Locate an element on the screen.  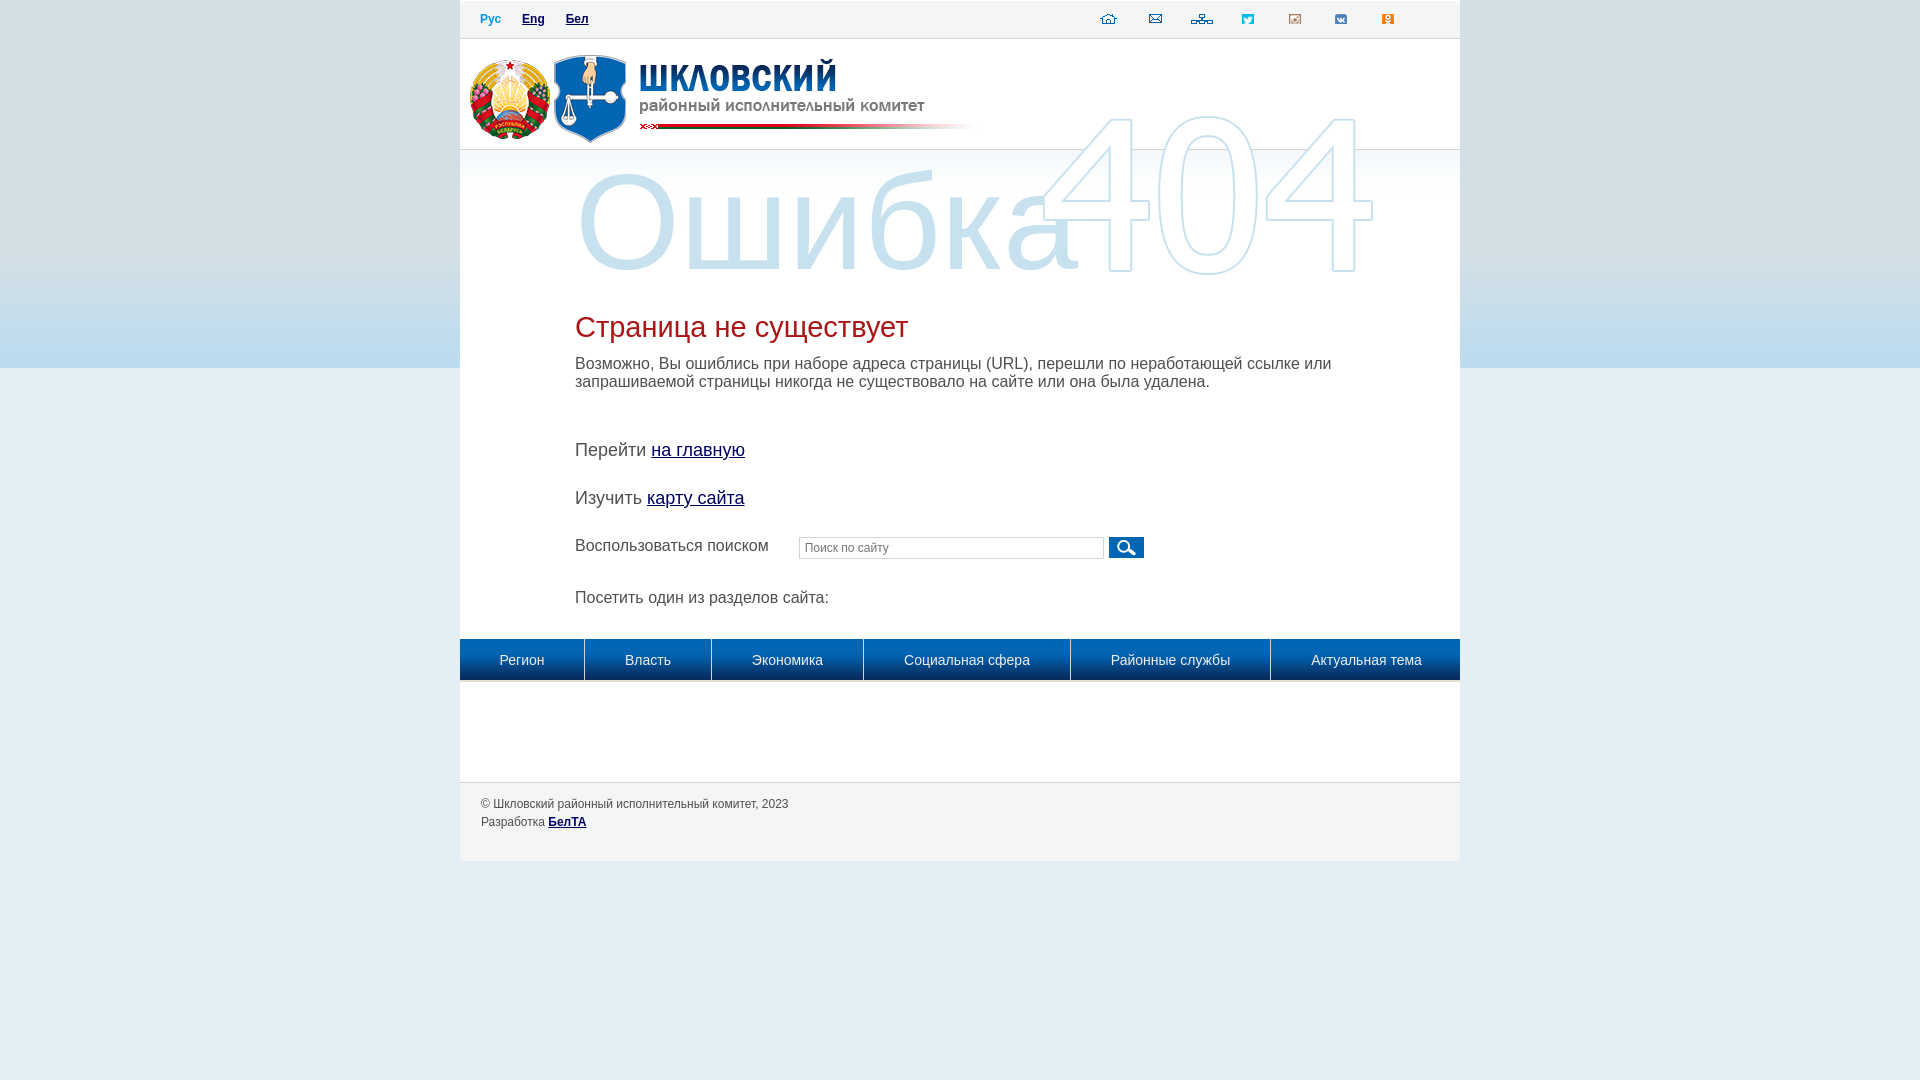
'twitter' is located at coordinates (1247, 23).